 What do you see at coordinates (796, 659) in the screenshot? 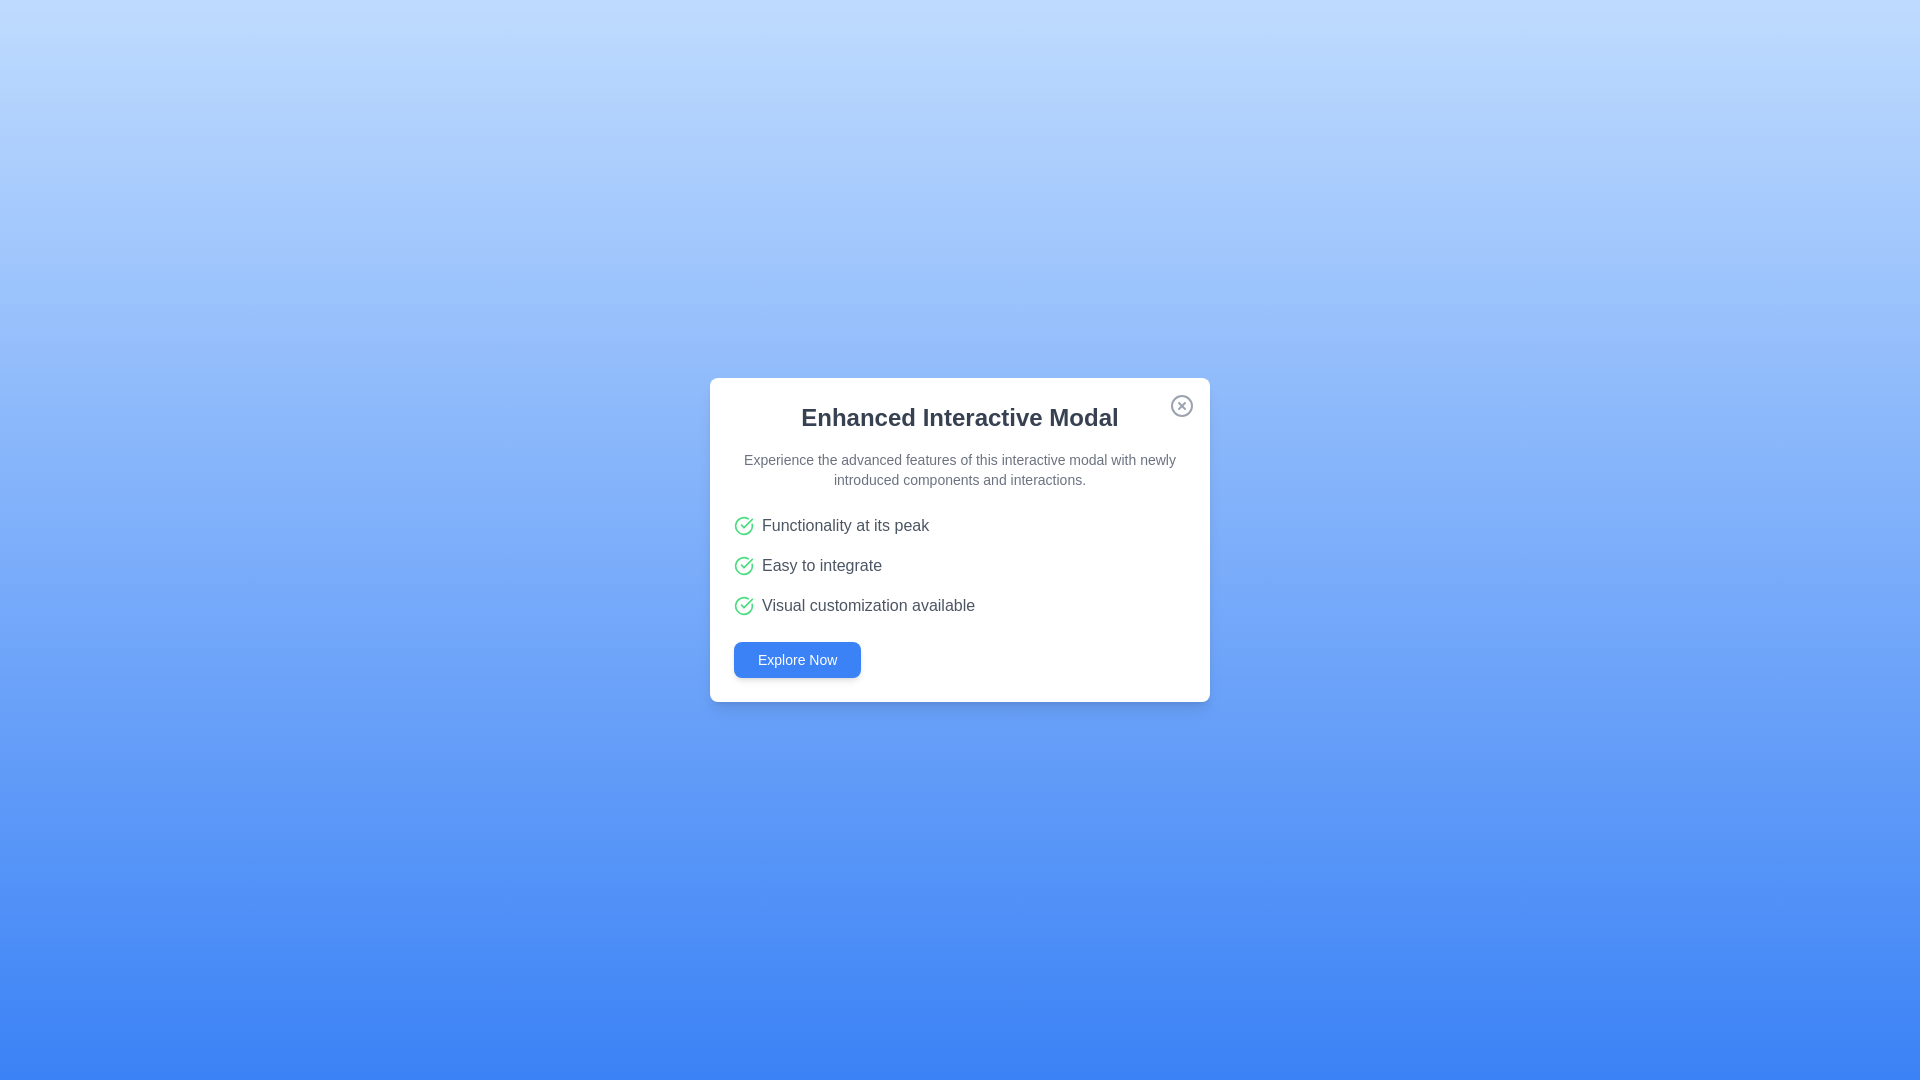
I see `the central button located at the bottom of the modal dialog` at bounding box center [796, 659].